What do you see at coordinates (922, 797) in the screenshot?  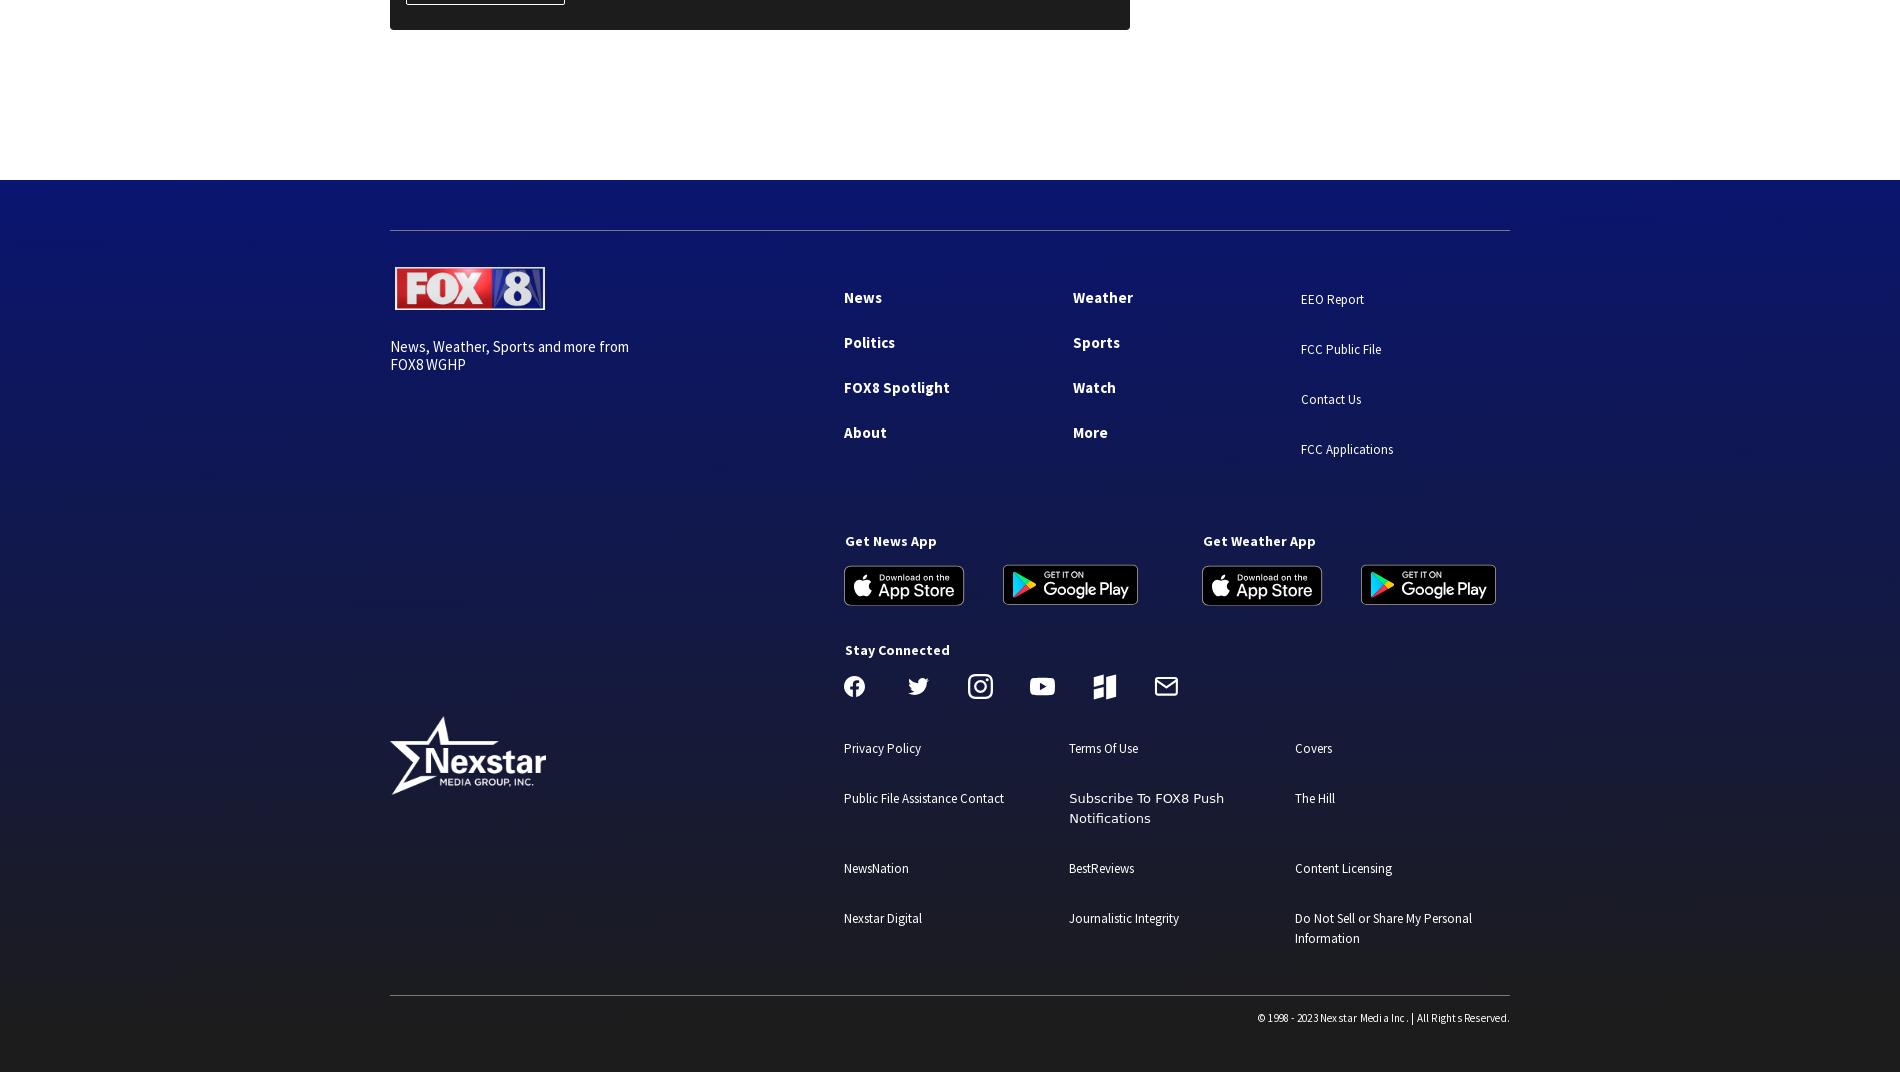 I see `'Public File Assistance Contact'` at bounding box center [922, 797].